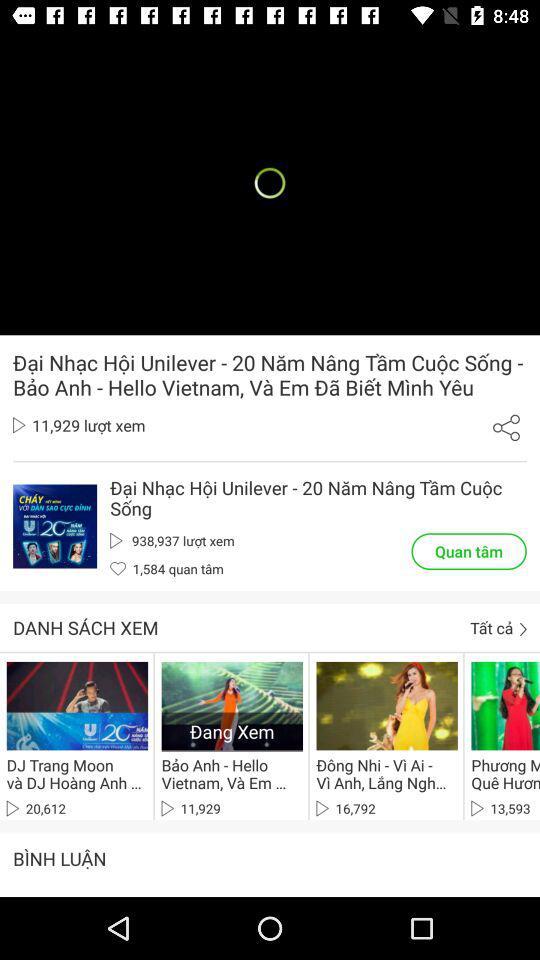 The width and height of the screenshot is (540, 960). I want to click on the button next to tat ca, so click(523, 628).